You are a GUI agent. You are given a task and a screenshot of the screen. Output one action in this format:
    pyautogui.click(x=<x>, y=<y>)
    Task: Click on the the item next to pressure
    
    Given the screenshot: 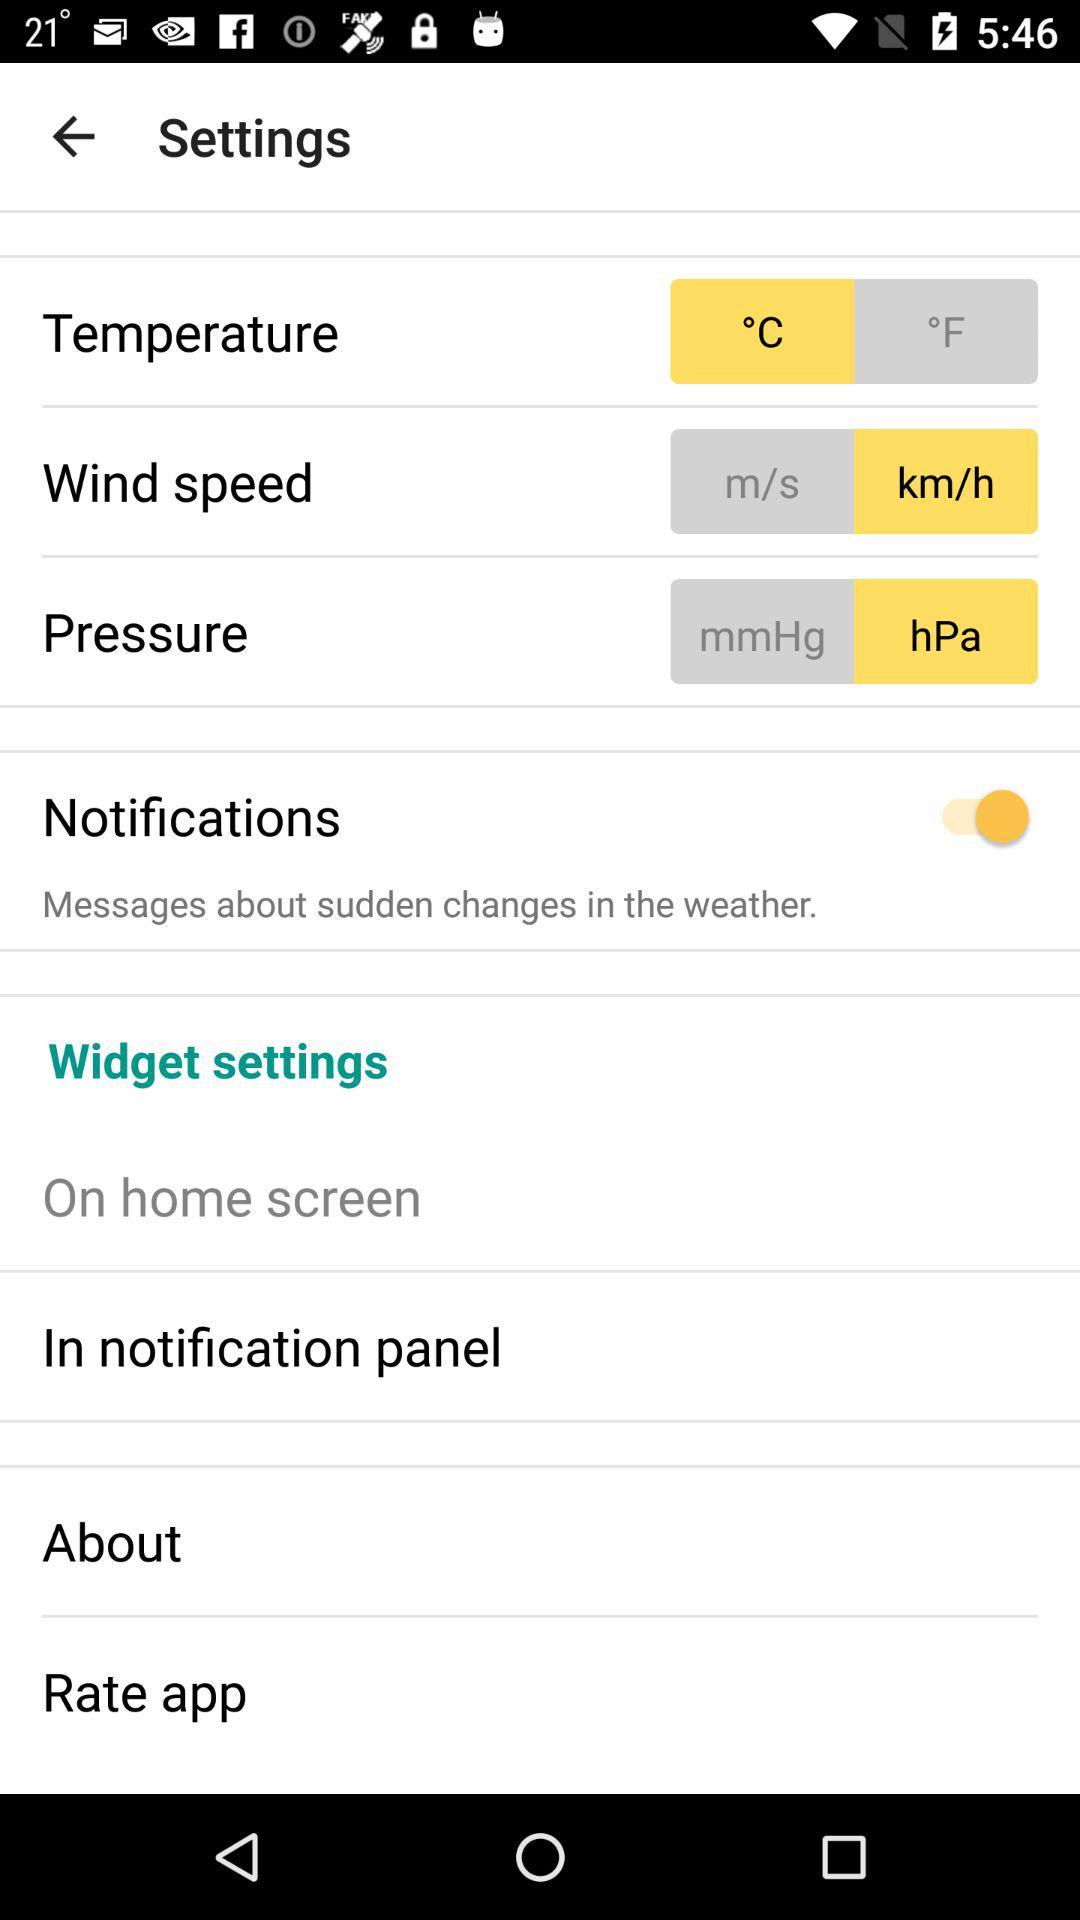 What is the action you would take?
    pyautogui.click(x=854, y=630)
    